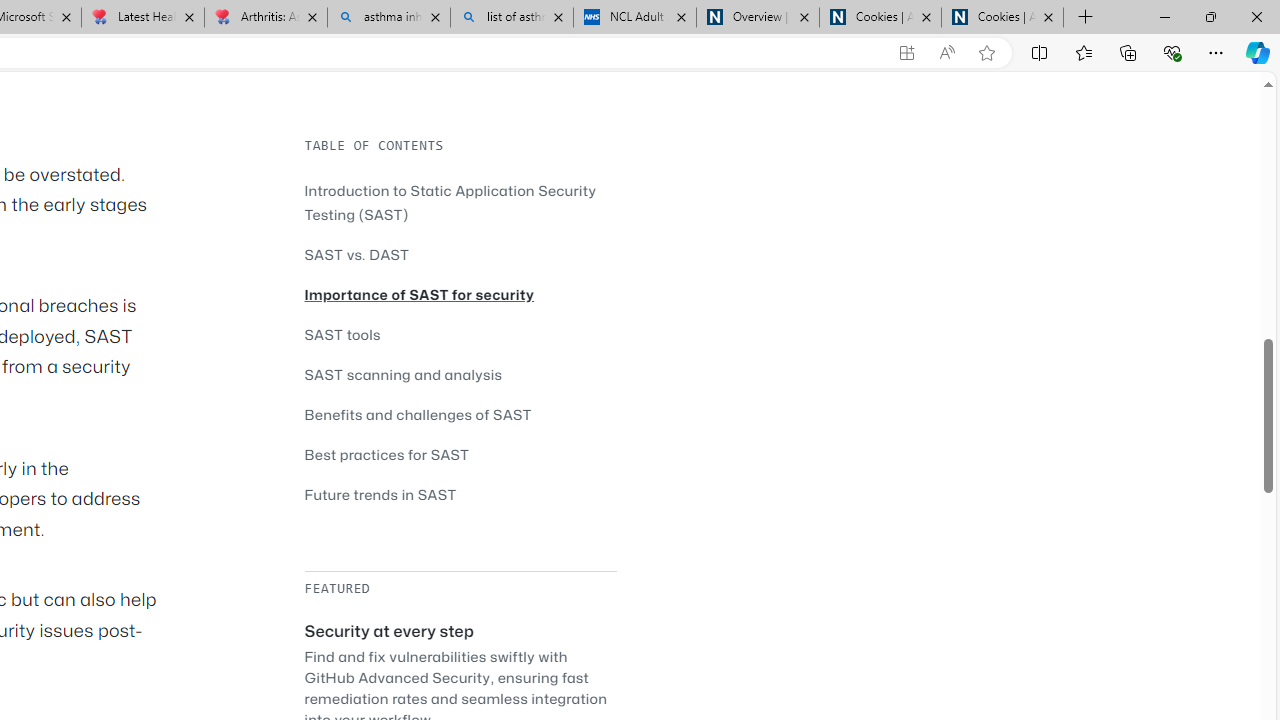  What do you see at coordinates (459, 454) in the screenshot?
I see `'Best practices for SAST'` at bounding box center [459, 454].